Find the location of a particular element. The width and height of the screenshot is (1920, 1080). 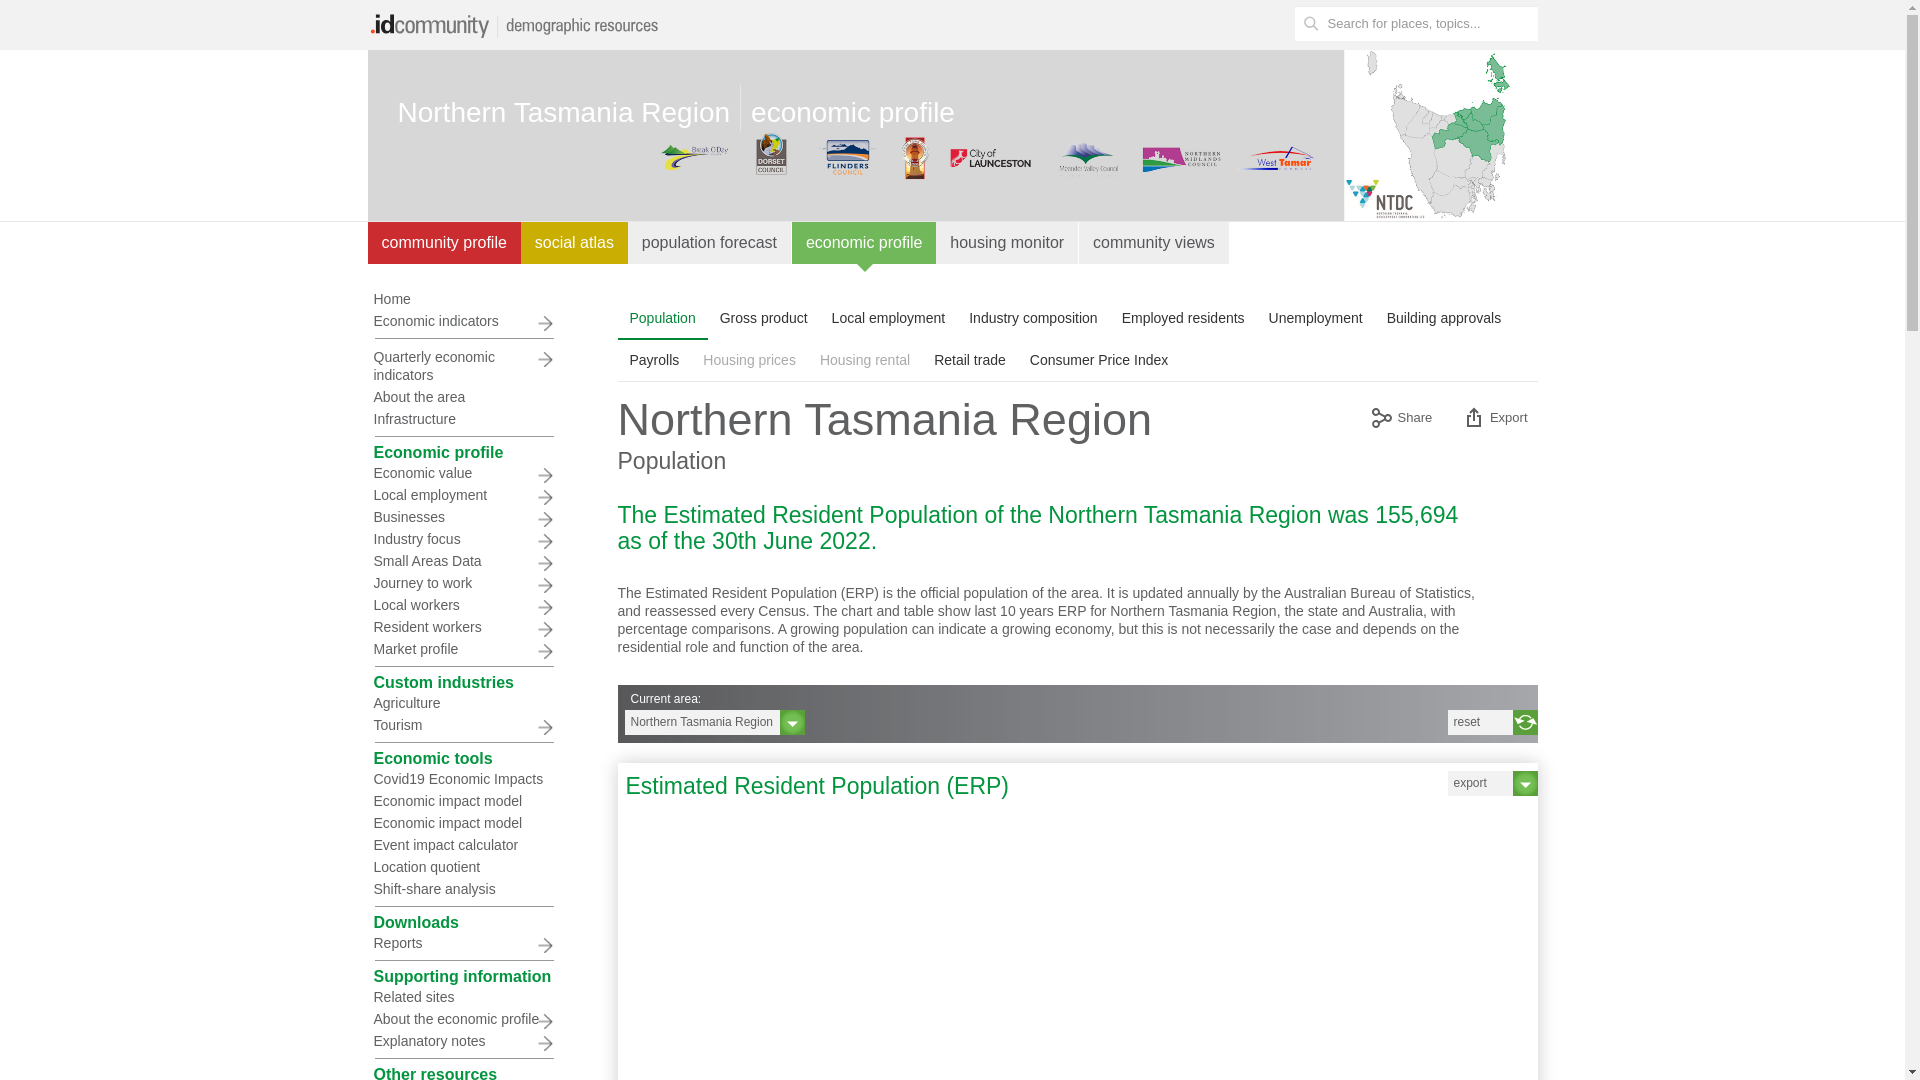

'Northern Tasmania Region' is located at coordinates (714, 722).